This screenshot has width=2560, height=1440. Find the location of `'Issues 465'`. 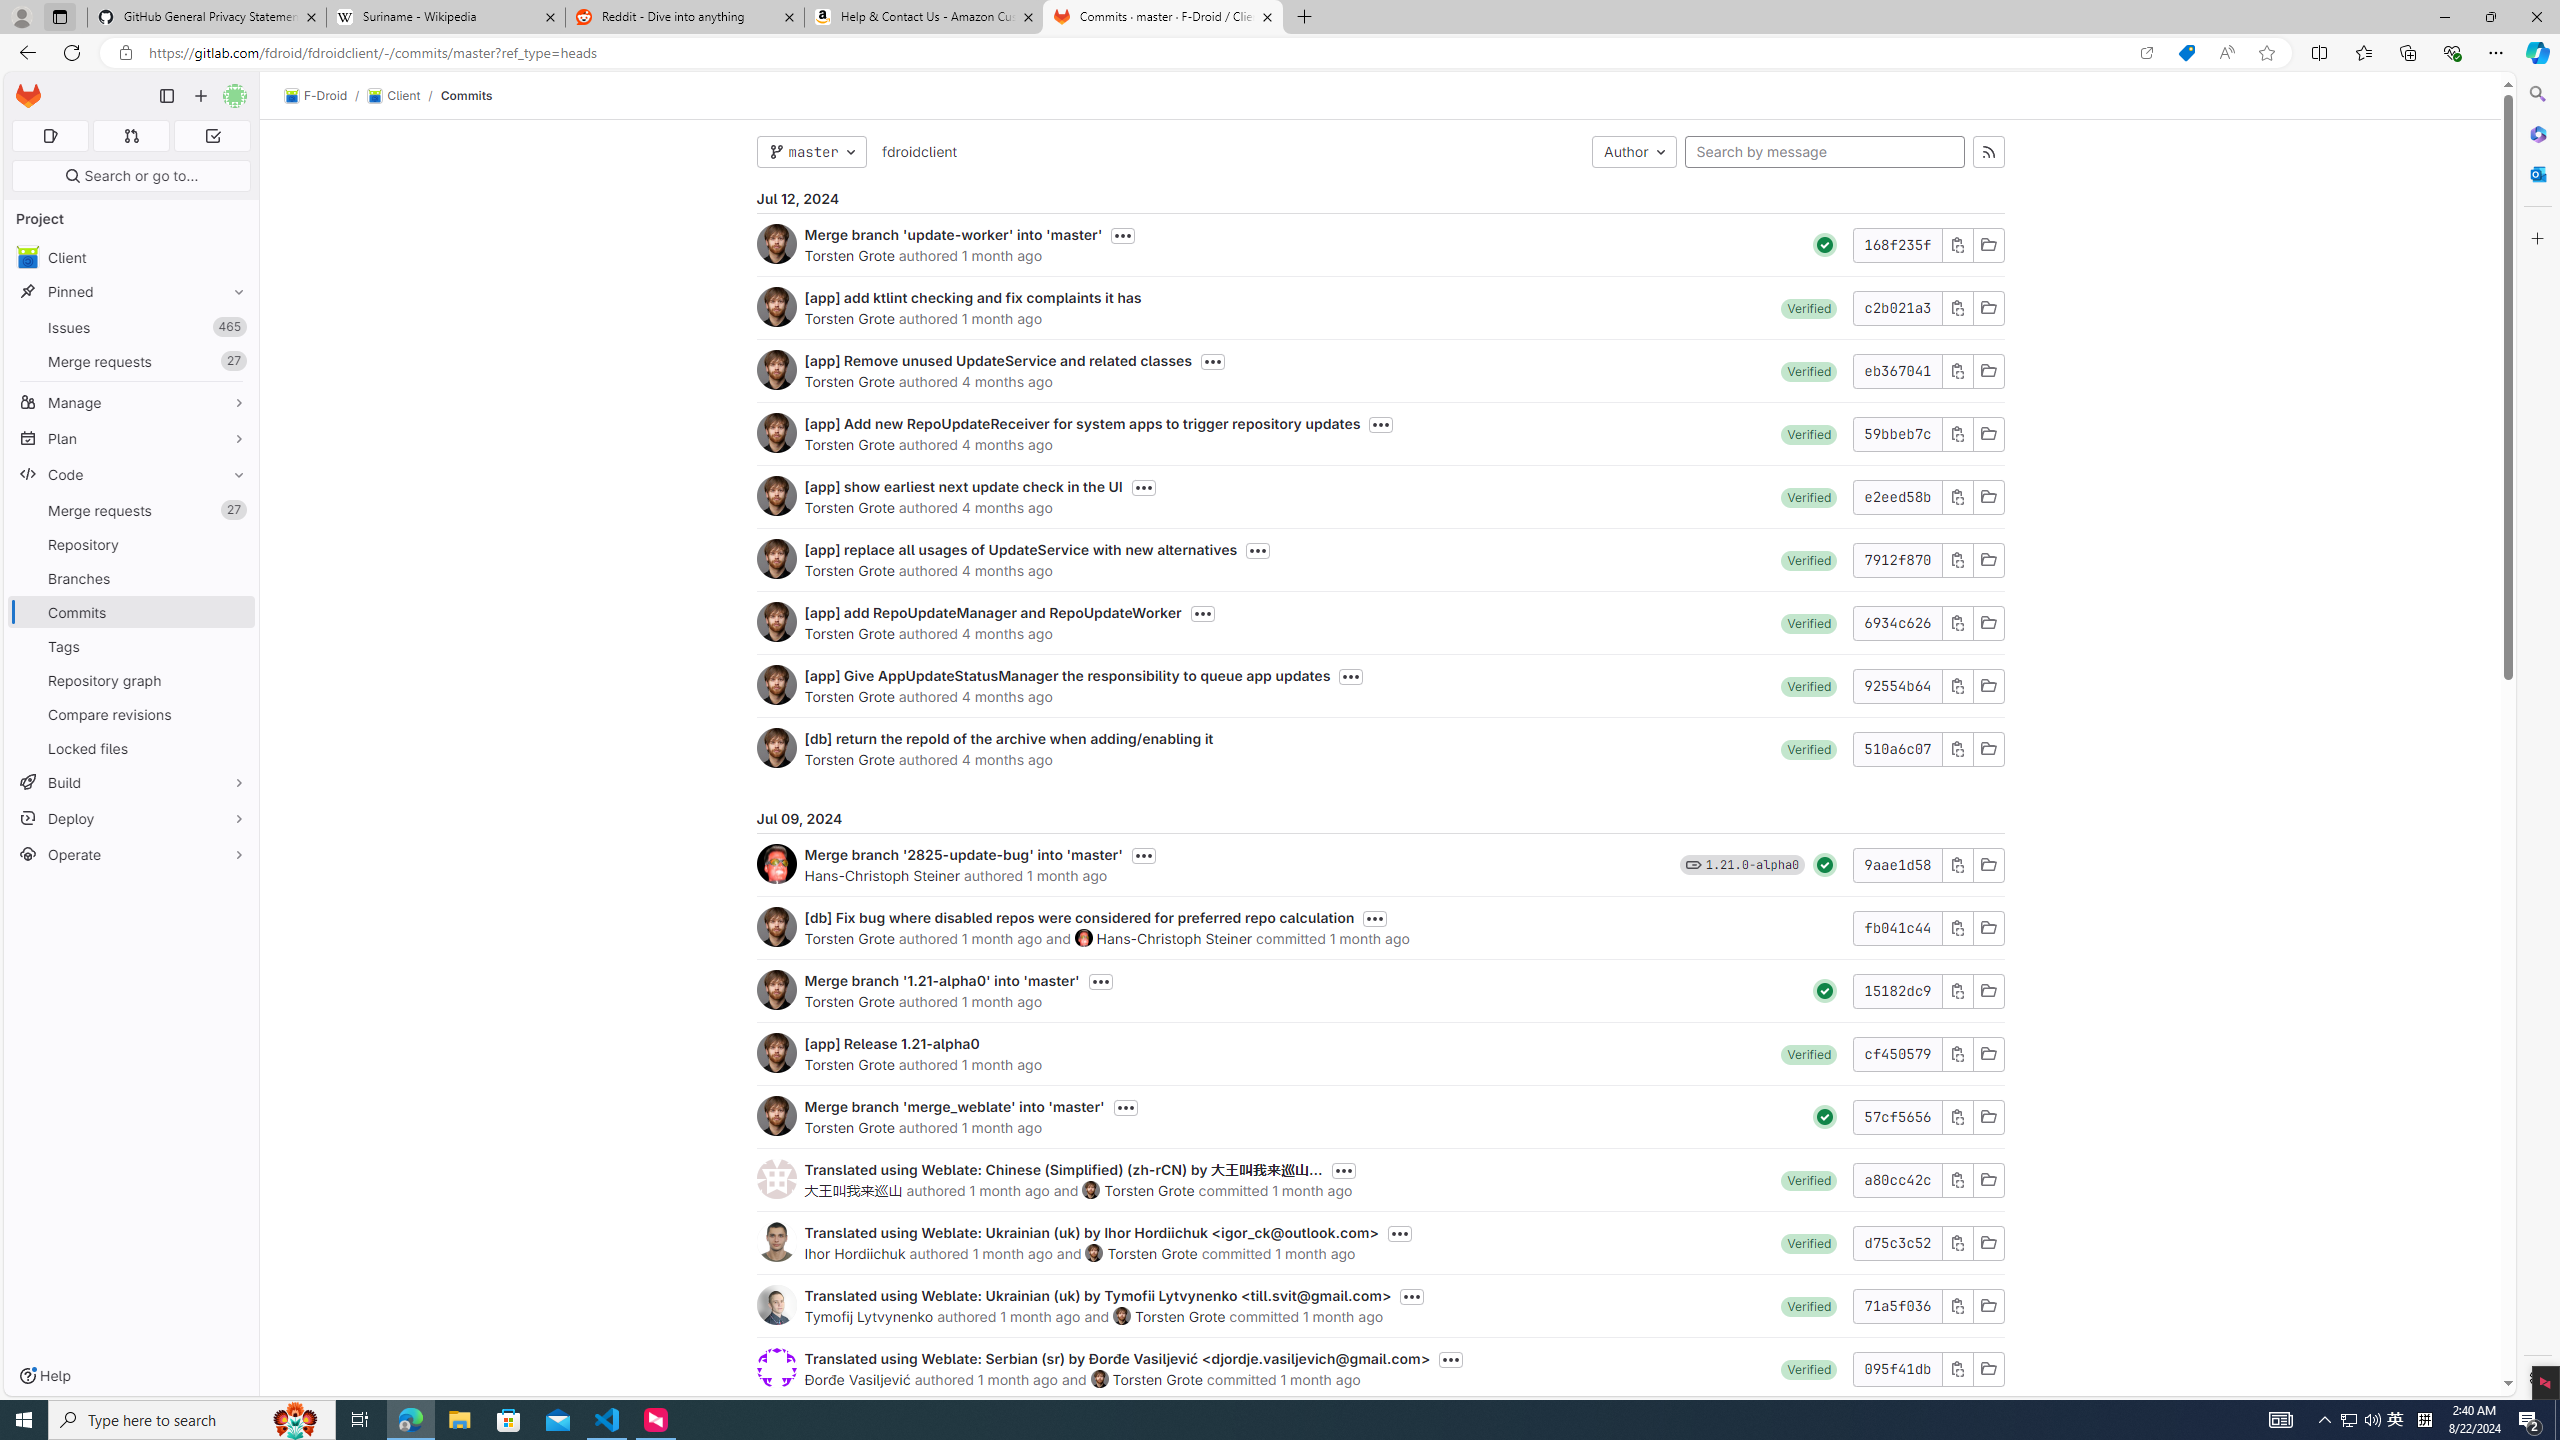

'Issues 465' is located at coordinates (130, 326).